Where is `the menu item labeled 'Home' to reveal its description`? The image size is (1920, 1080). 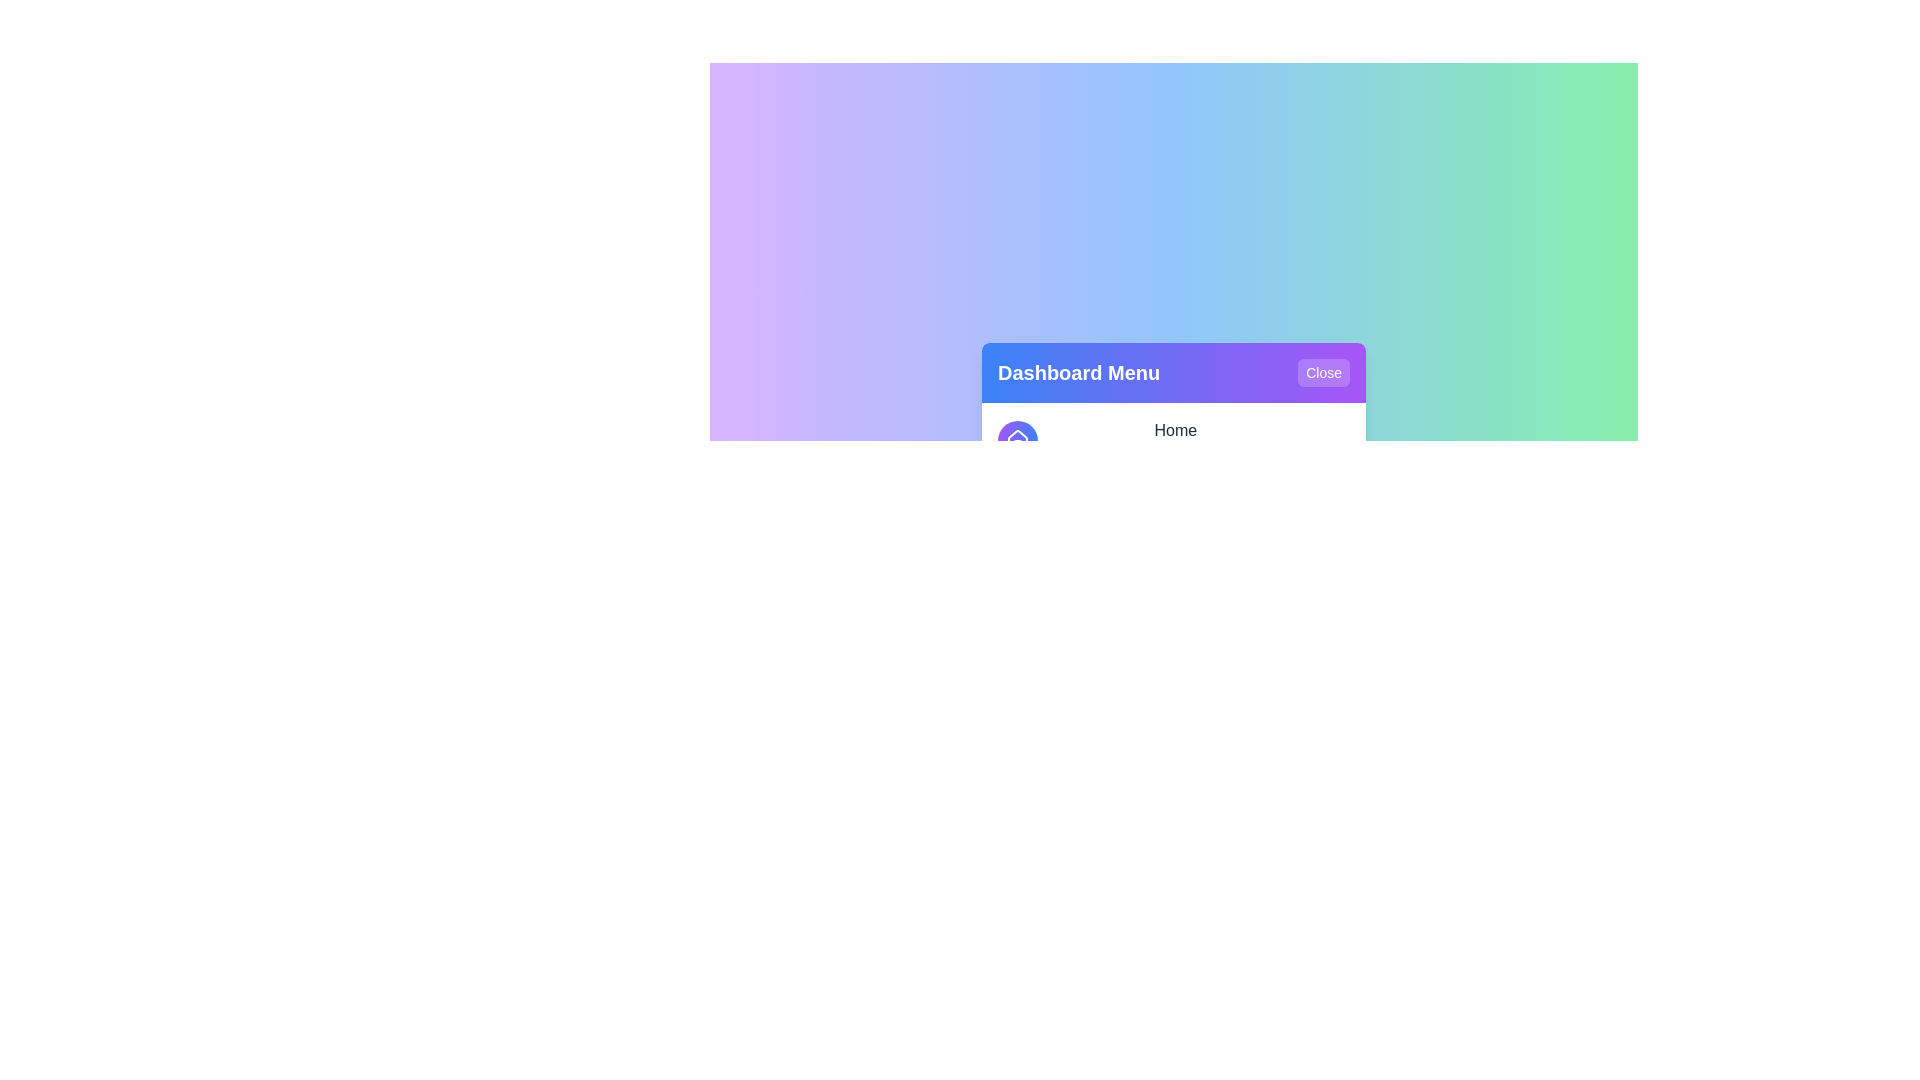 the menu item labeled 'Home' to reveal its description is located at coordinates (1174, 439).